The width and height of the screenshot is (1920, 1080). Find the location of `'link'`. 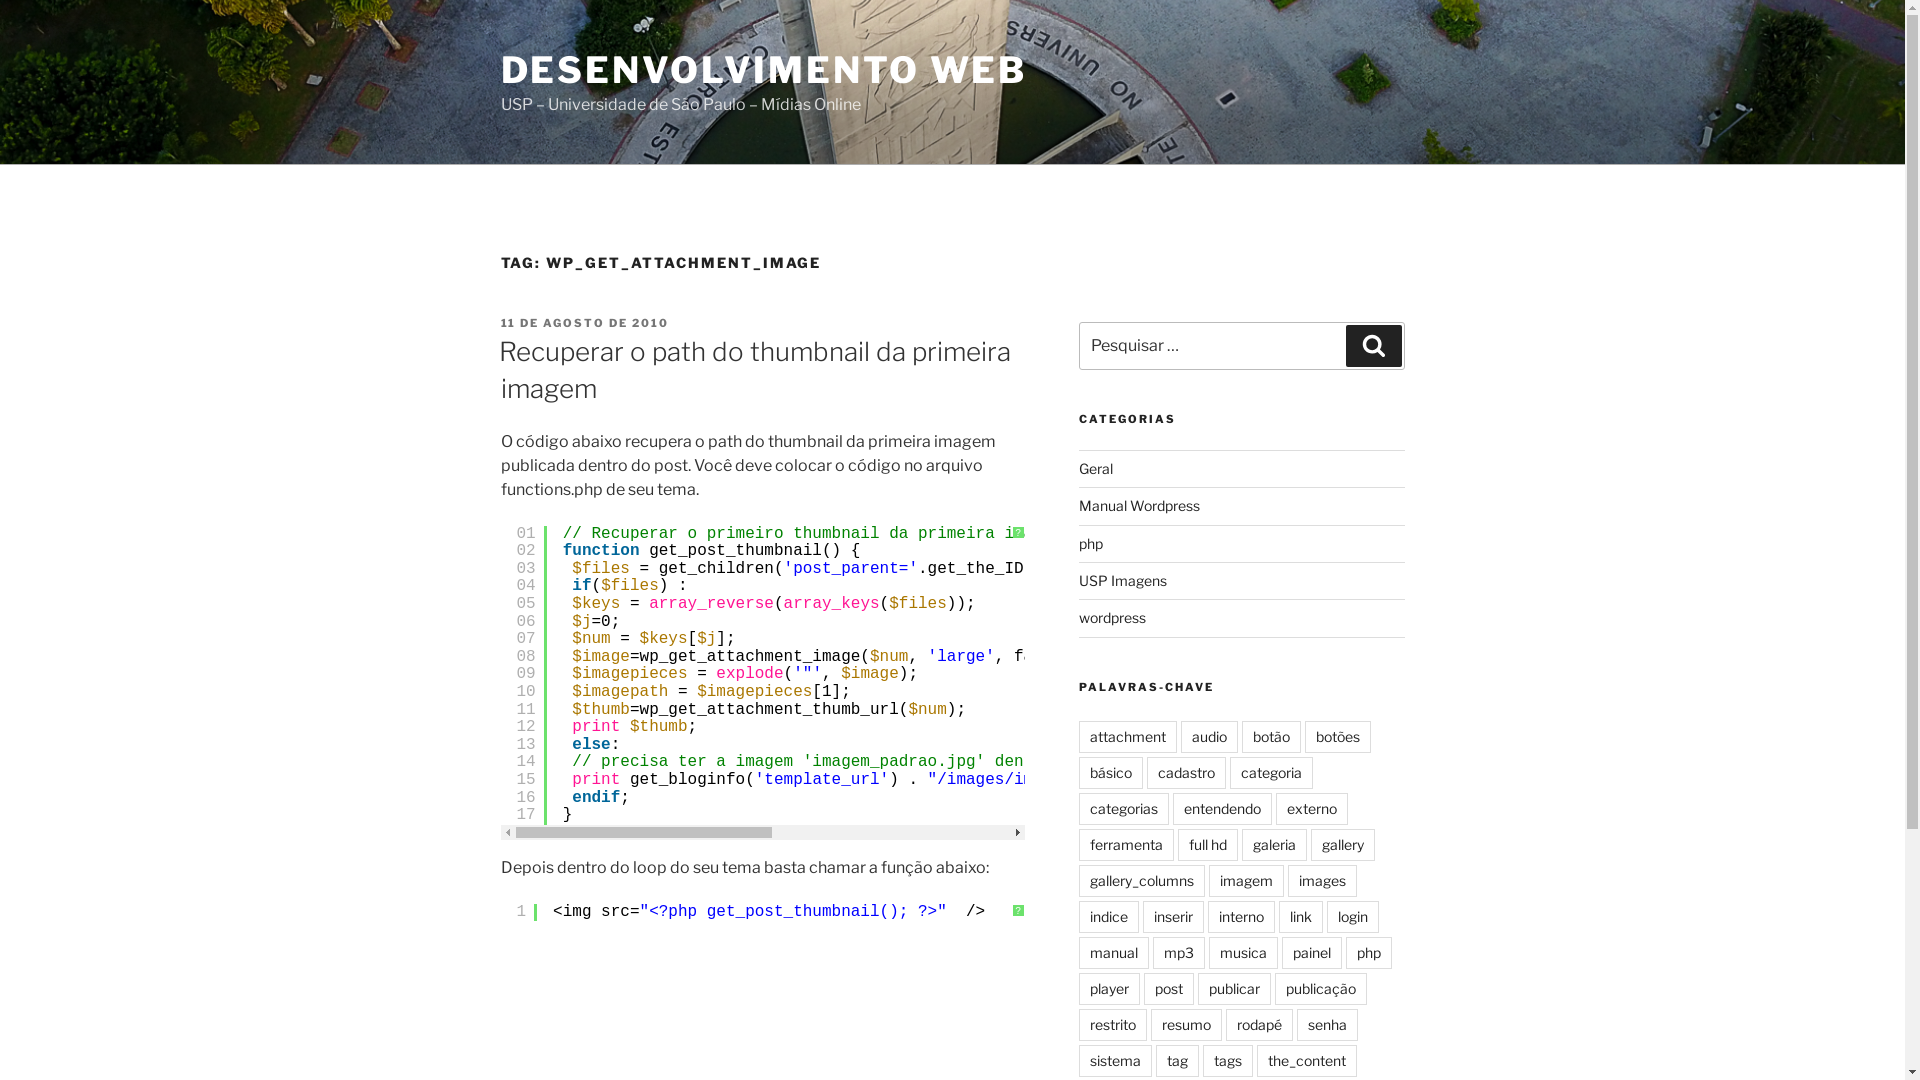

'link' is located at coordinates (1300, 917).